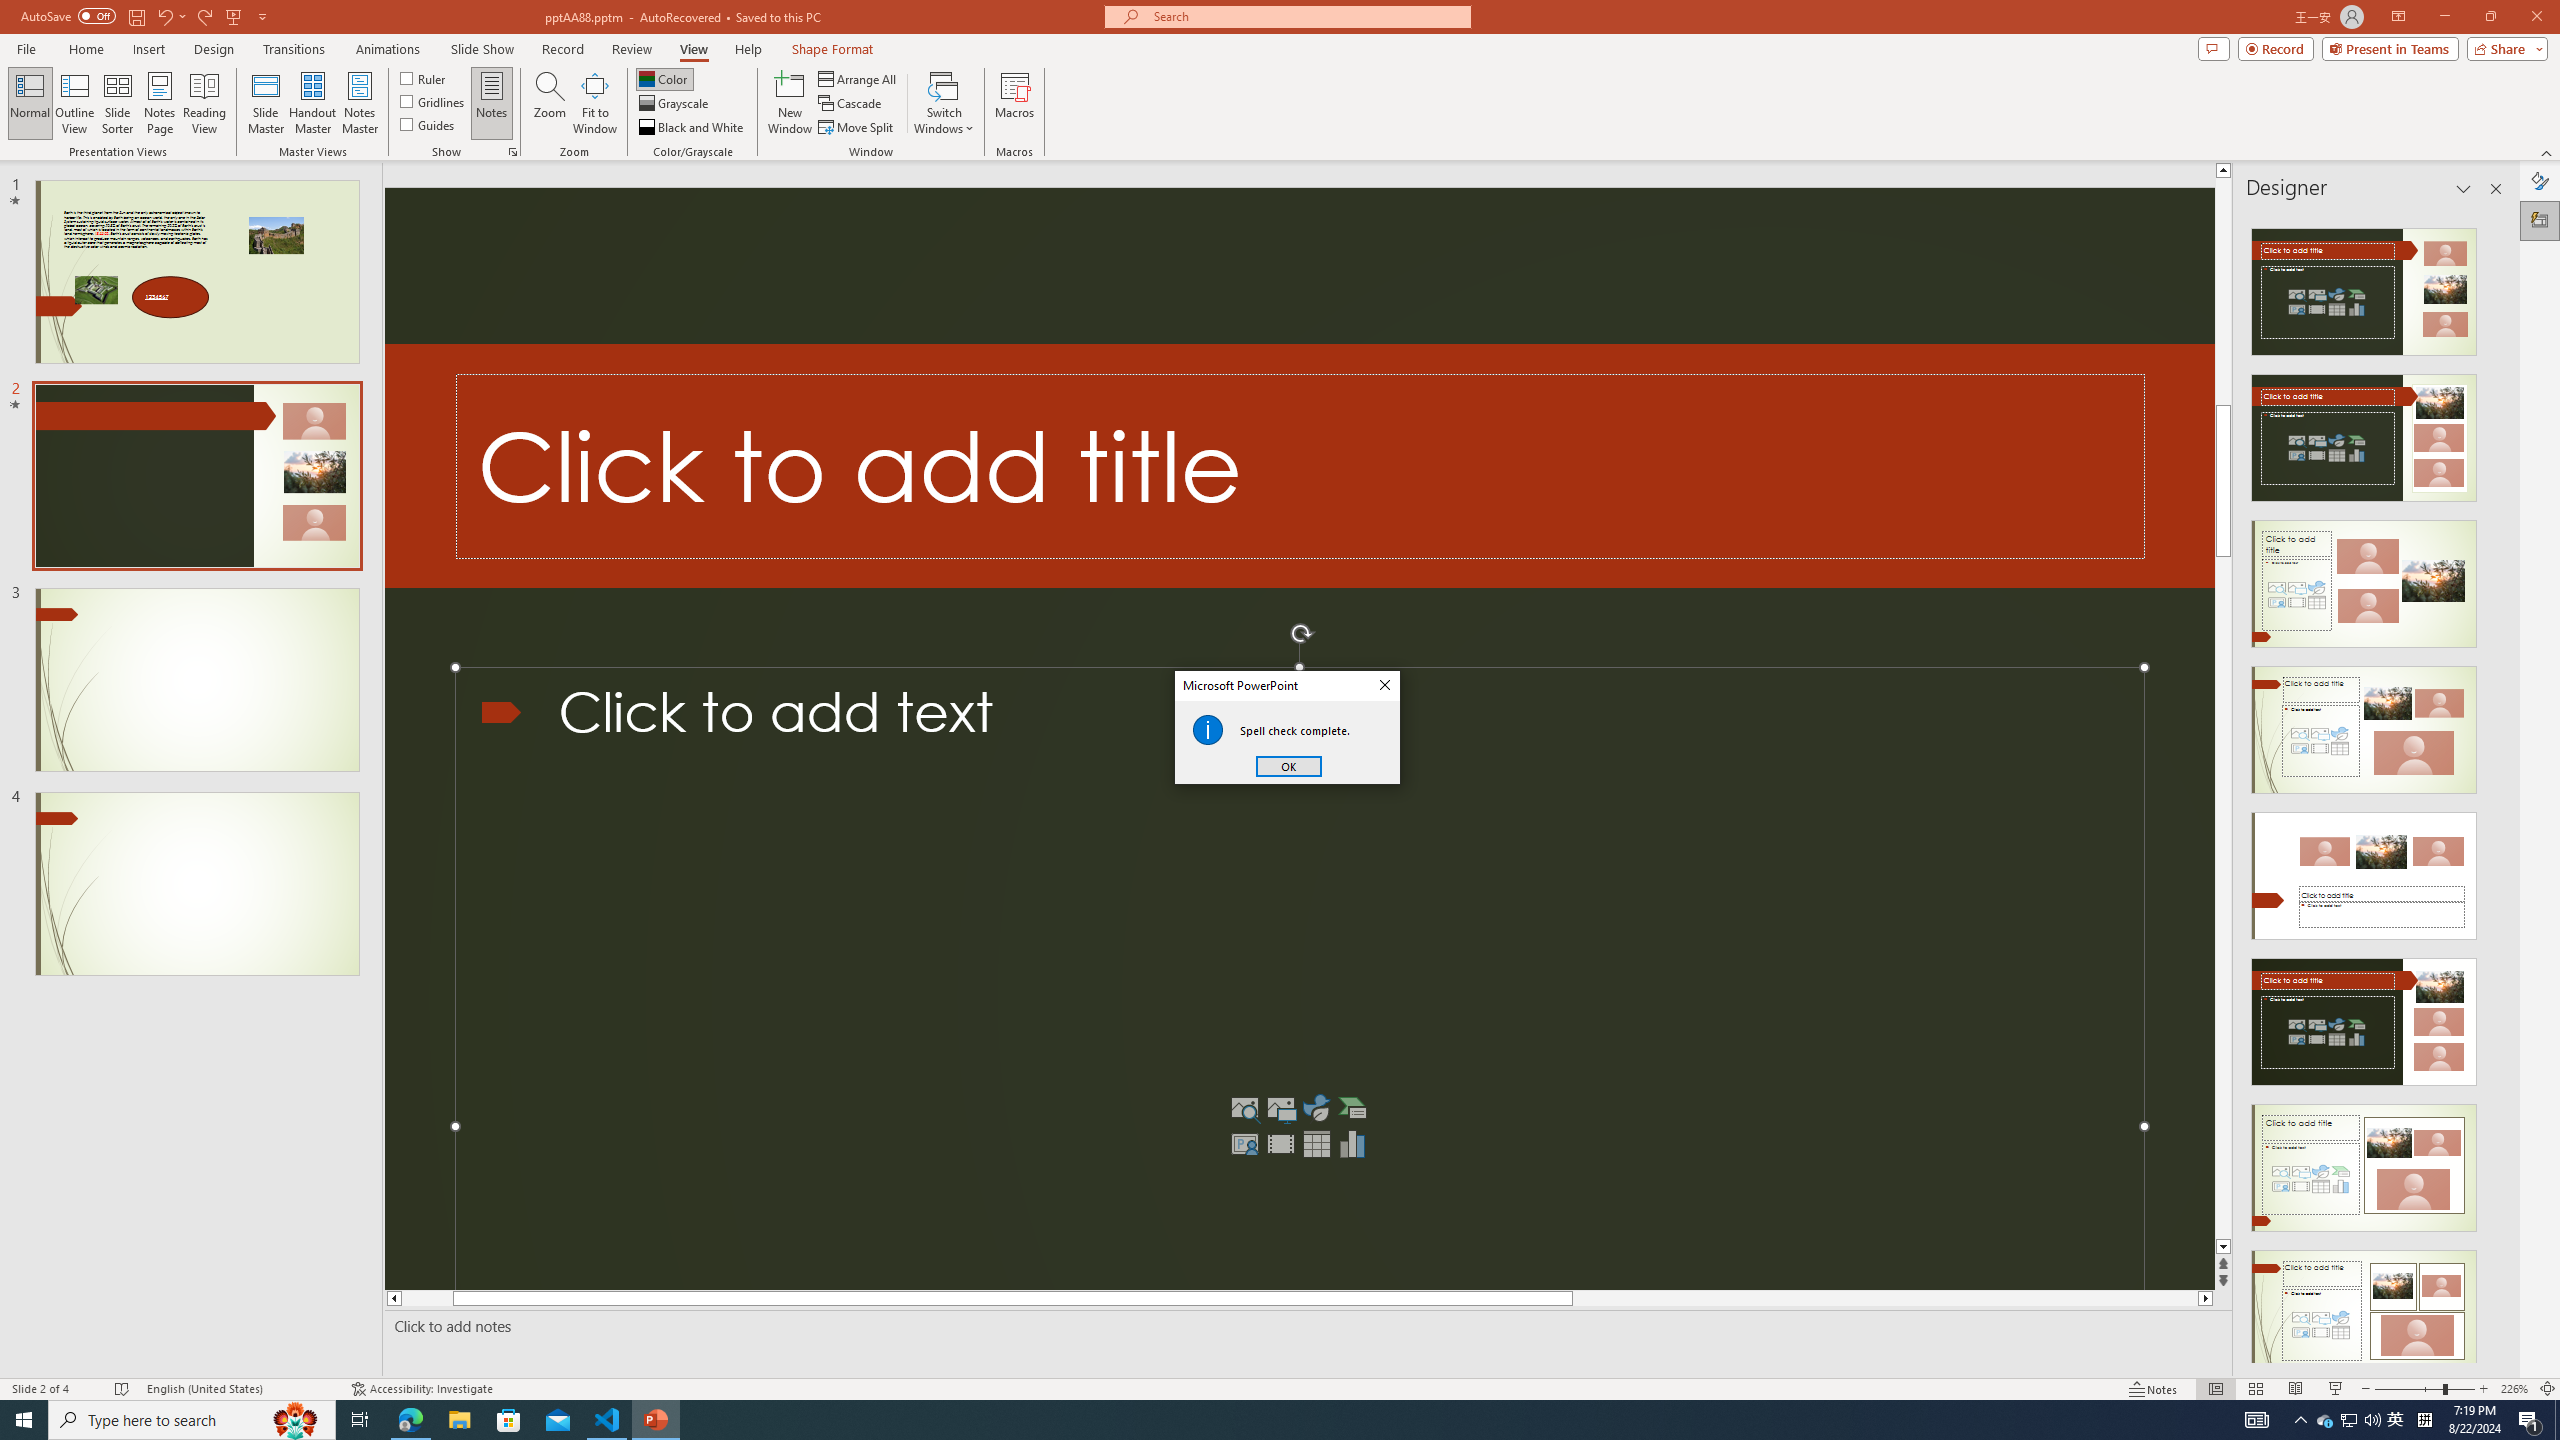 The height and width of the screenshot is (1440, 2560). What do you see at coordinates (664, 78) in the screenshot?
I see `'Color'` at bounding box center [664, 78].